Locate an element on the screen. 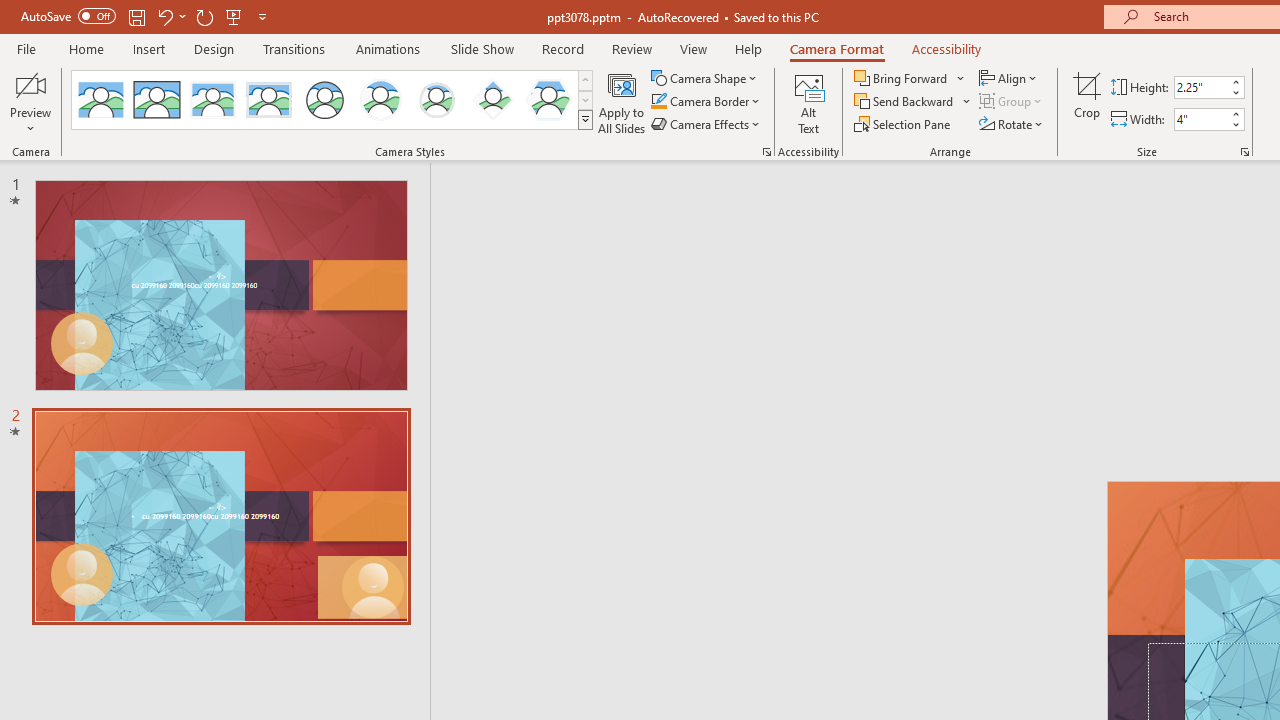 The height and width of the screenshot is (720, 1280). 'Bring Forward' is located at coordinates (901, 77).